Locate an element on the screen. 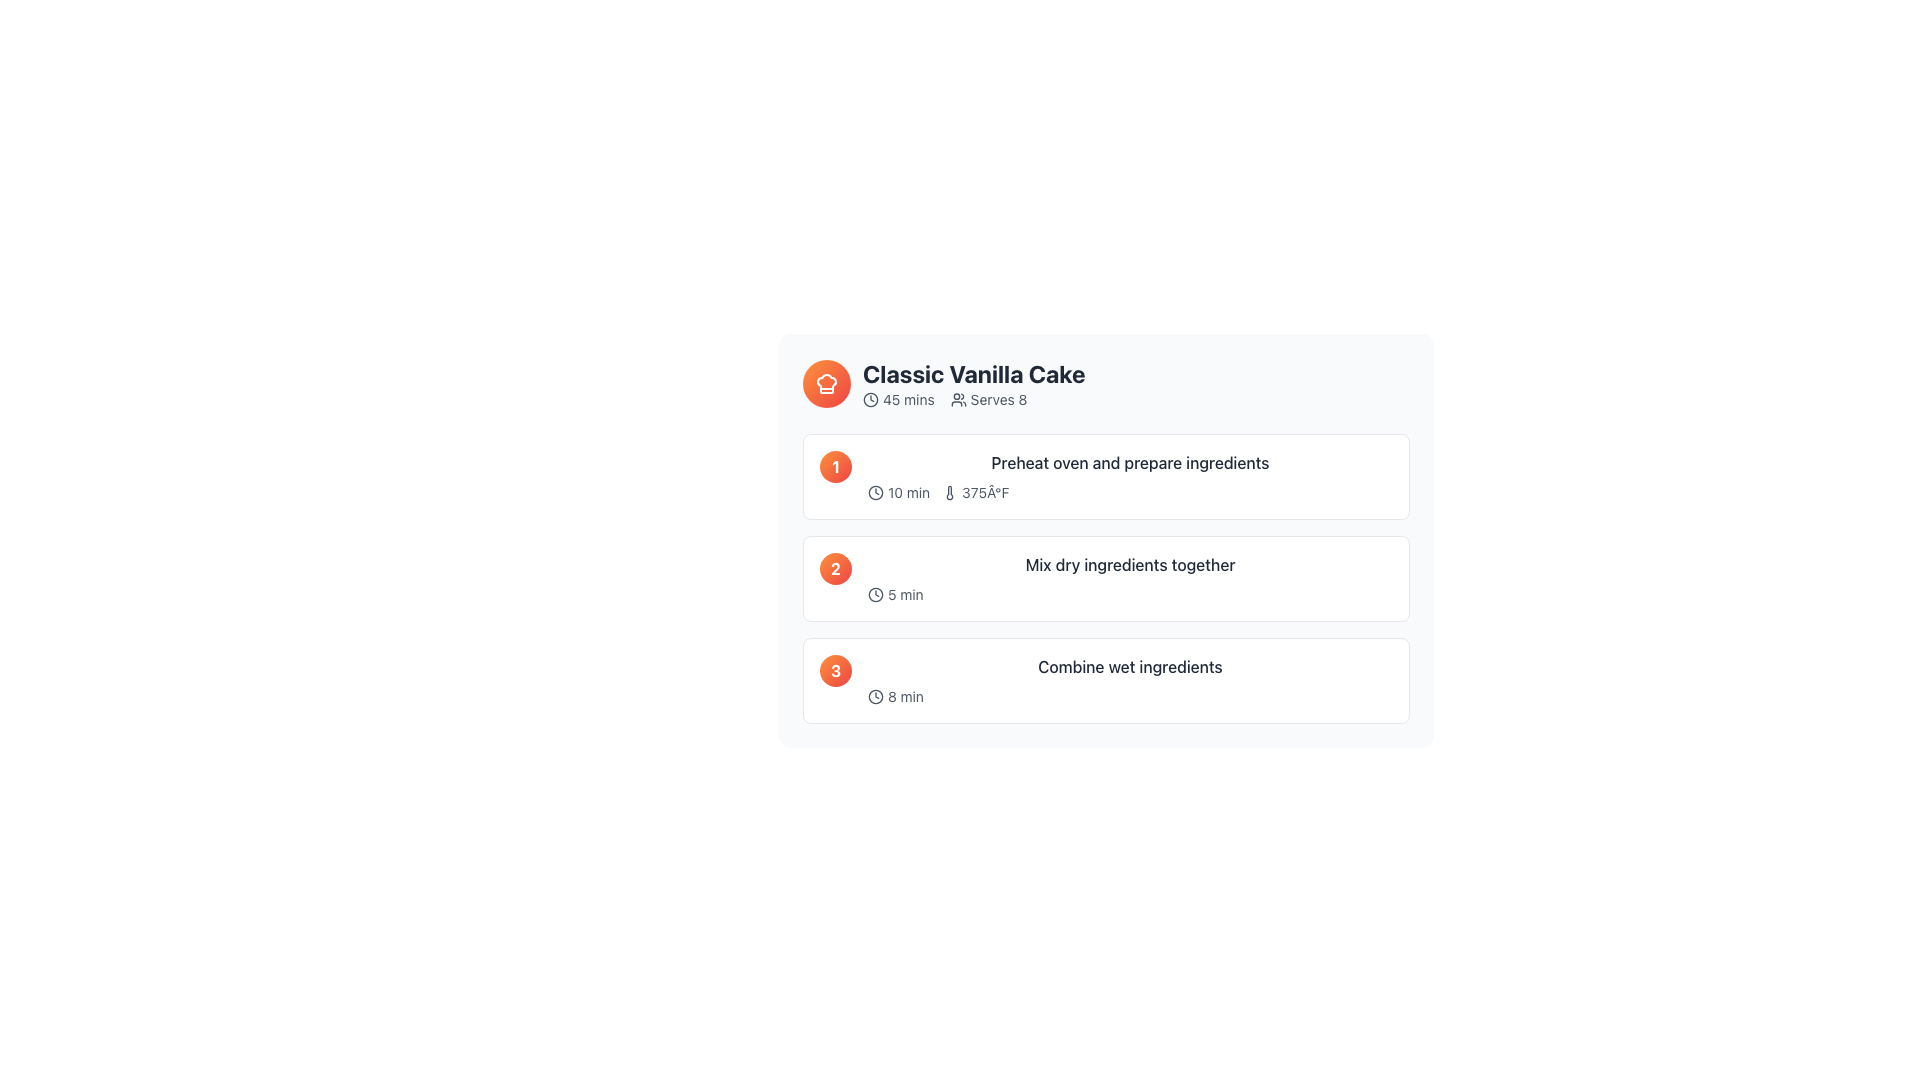 This screenshot has height=1080, width=1920. the list item representing step 3, which includes the text 'Combine wet ingredients' and the time '8 min' is located at coordinates (1105, 680).